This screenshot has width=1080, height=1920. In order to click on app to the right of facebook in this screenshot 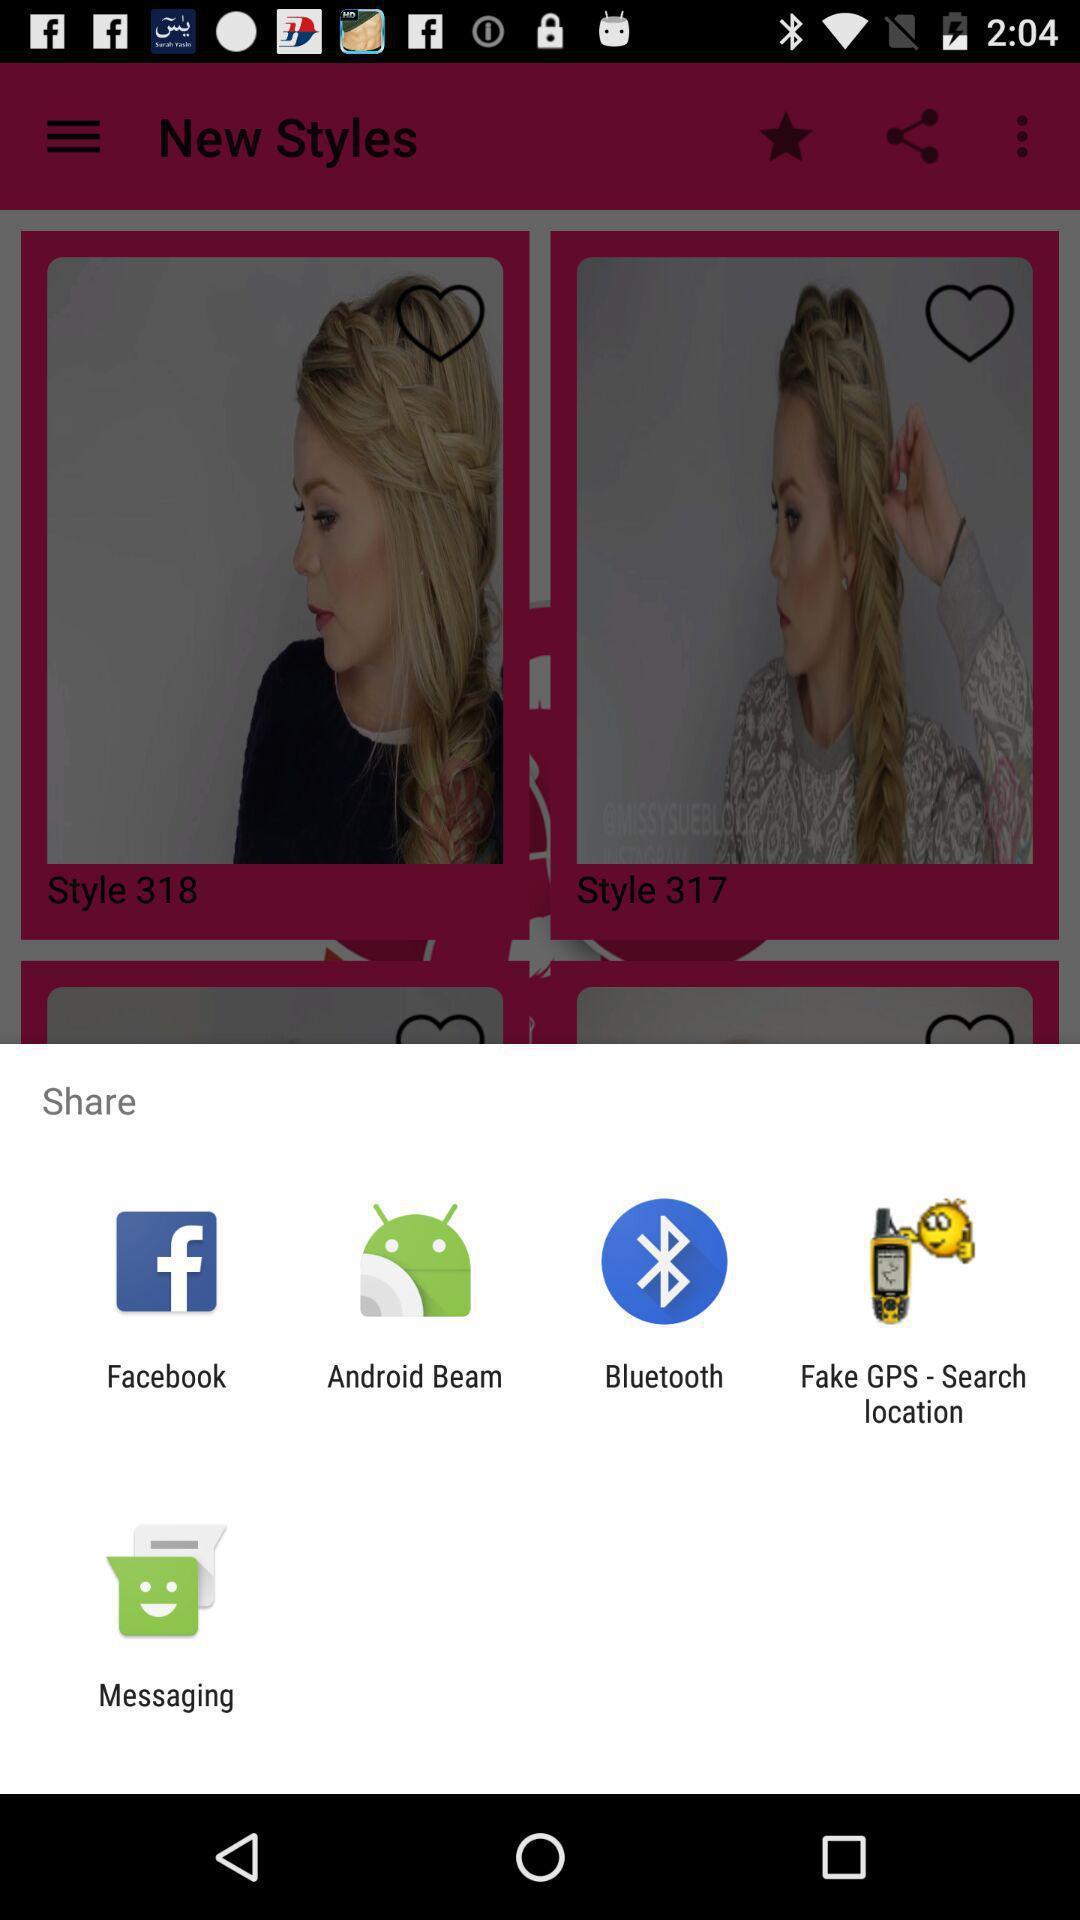, I will do `click(414, 1392)`.